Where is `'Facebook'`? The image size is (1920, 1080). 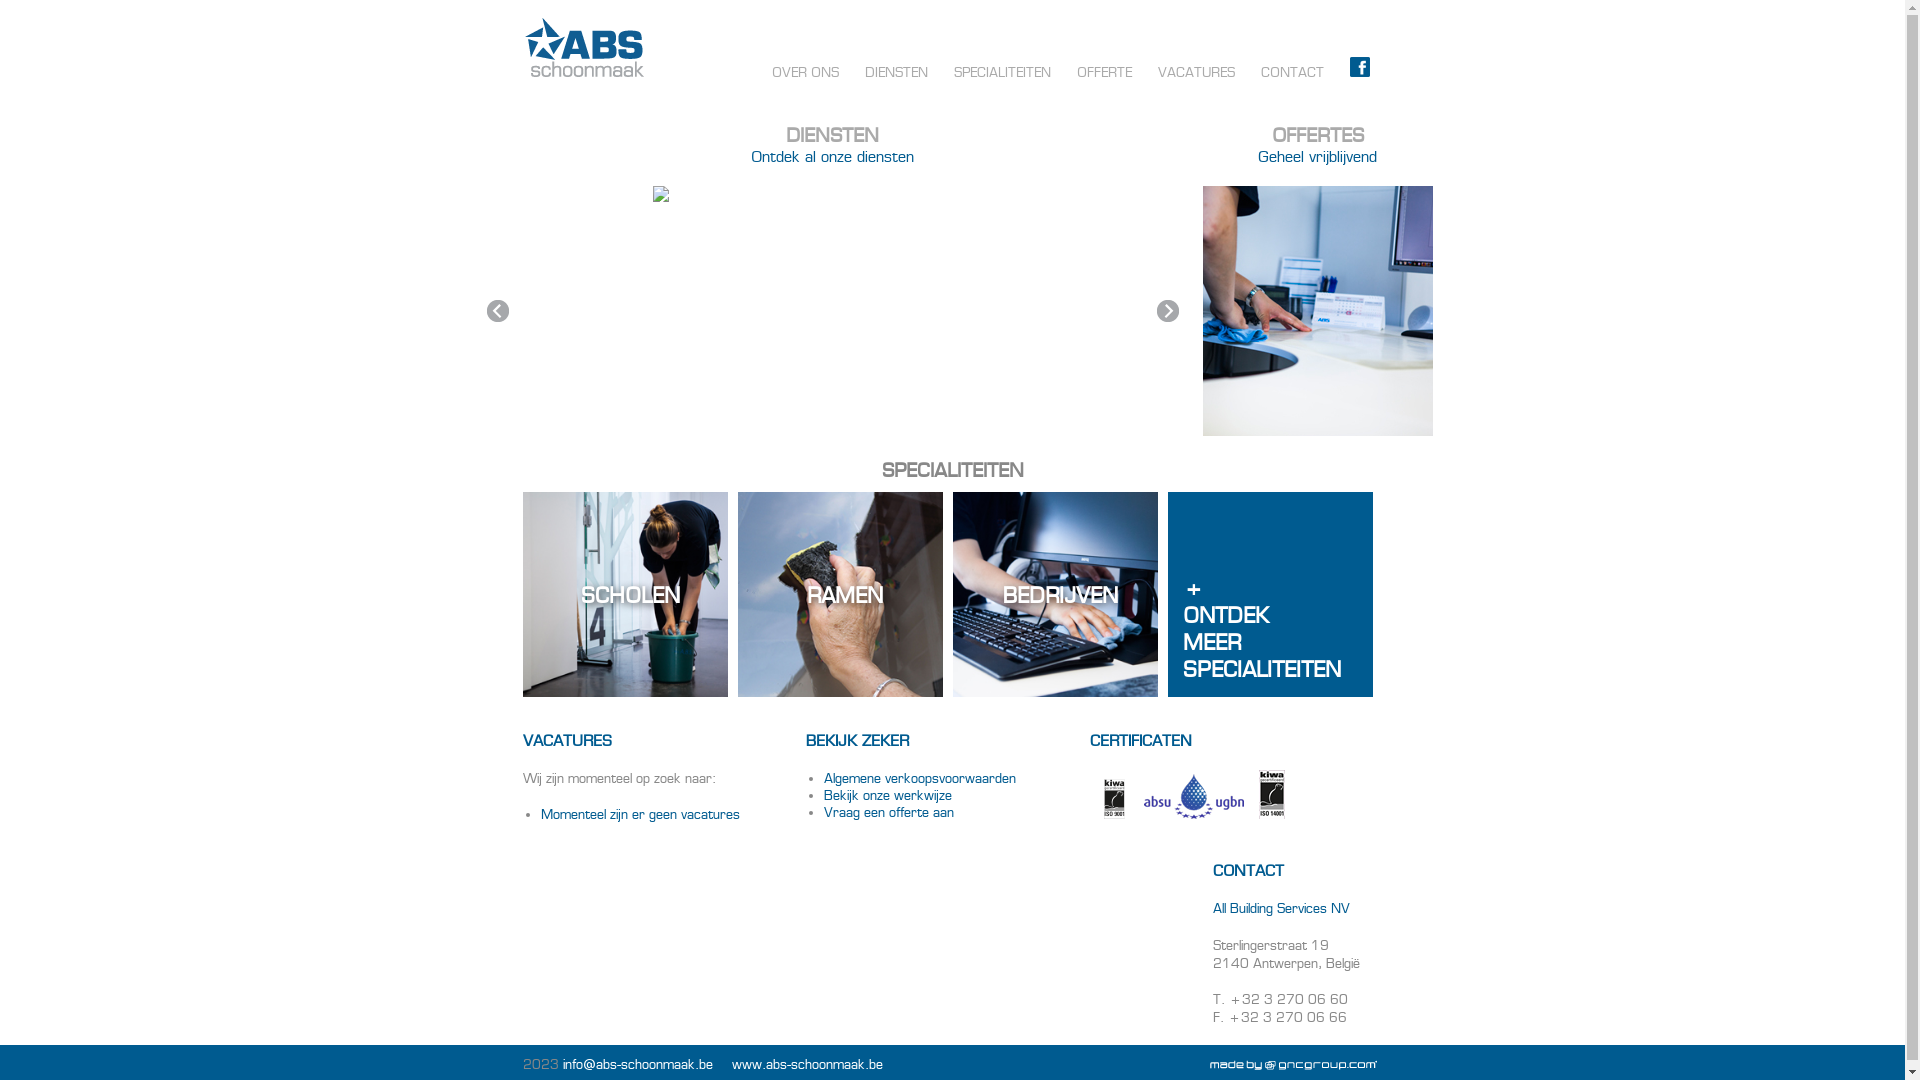 'Facebook' is located at coordinates (1359, 65).